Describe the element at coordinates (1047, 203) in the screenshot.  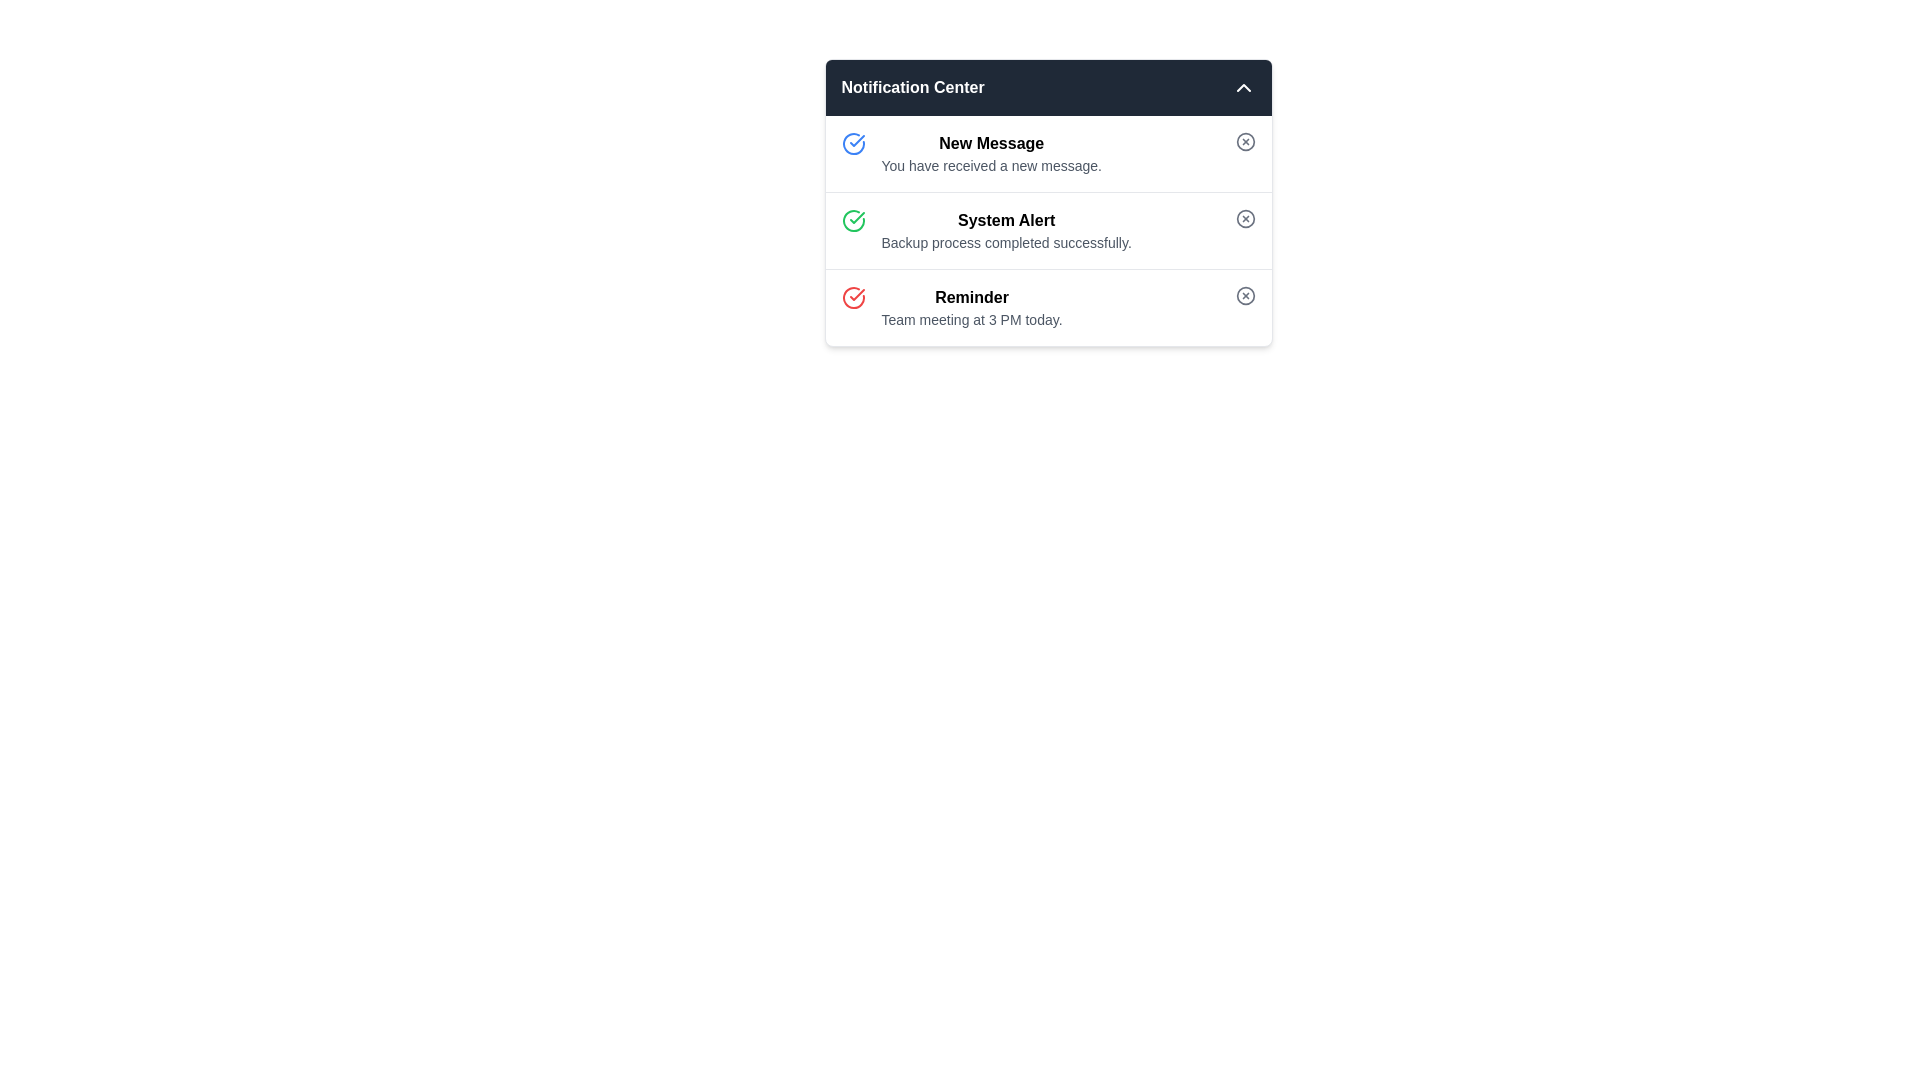
I see `the Notification Panel Item that displays a successful backup process completion message, located at the second position in the Notification Center panel` at that location.